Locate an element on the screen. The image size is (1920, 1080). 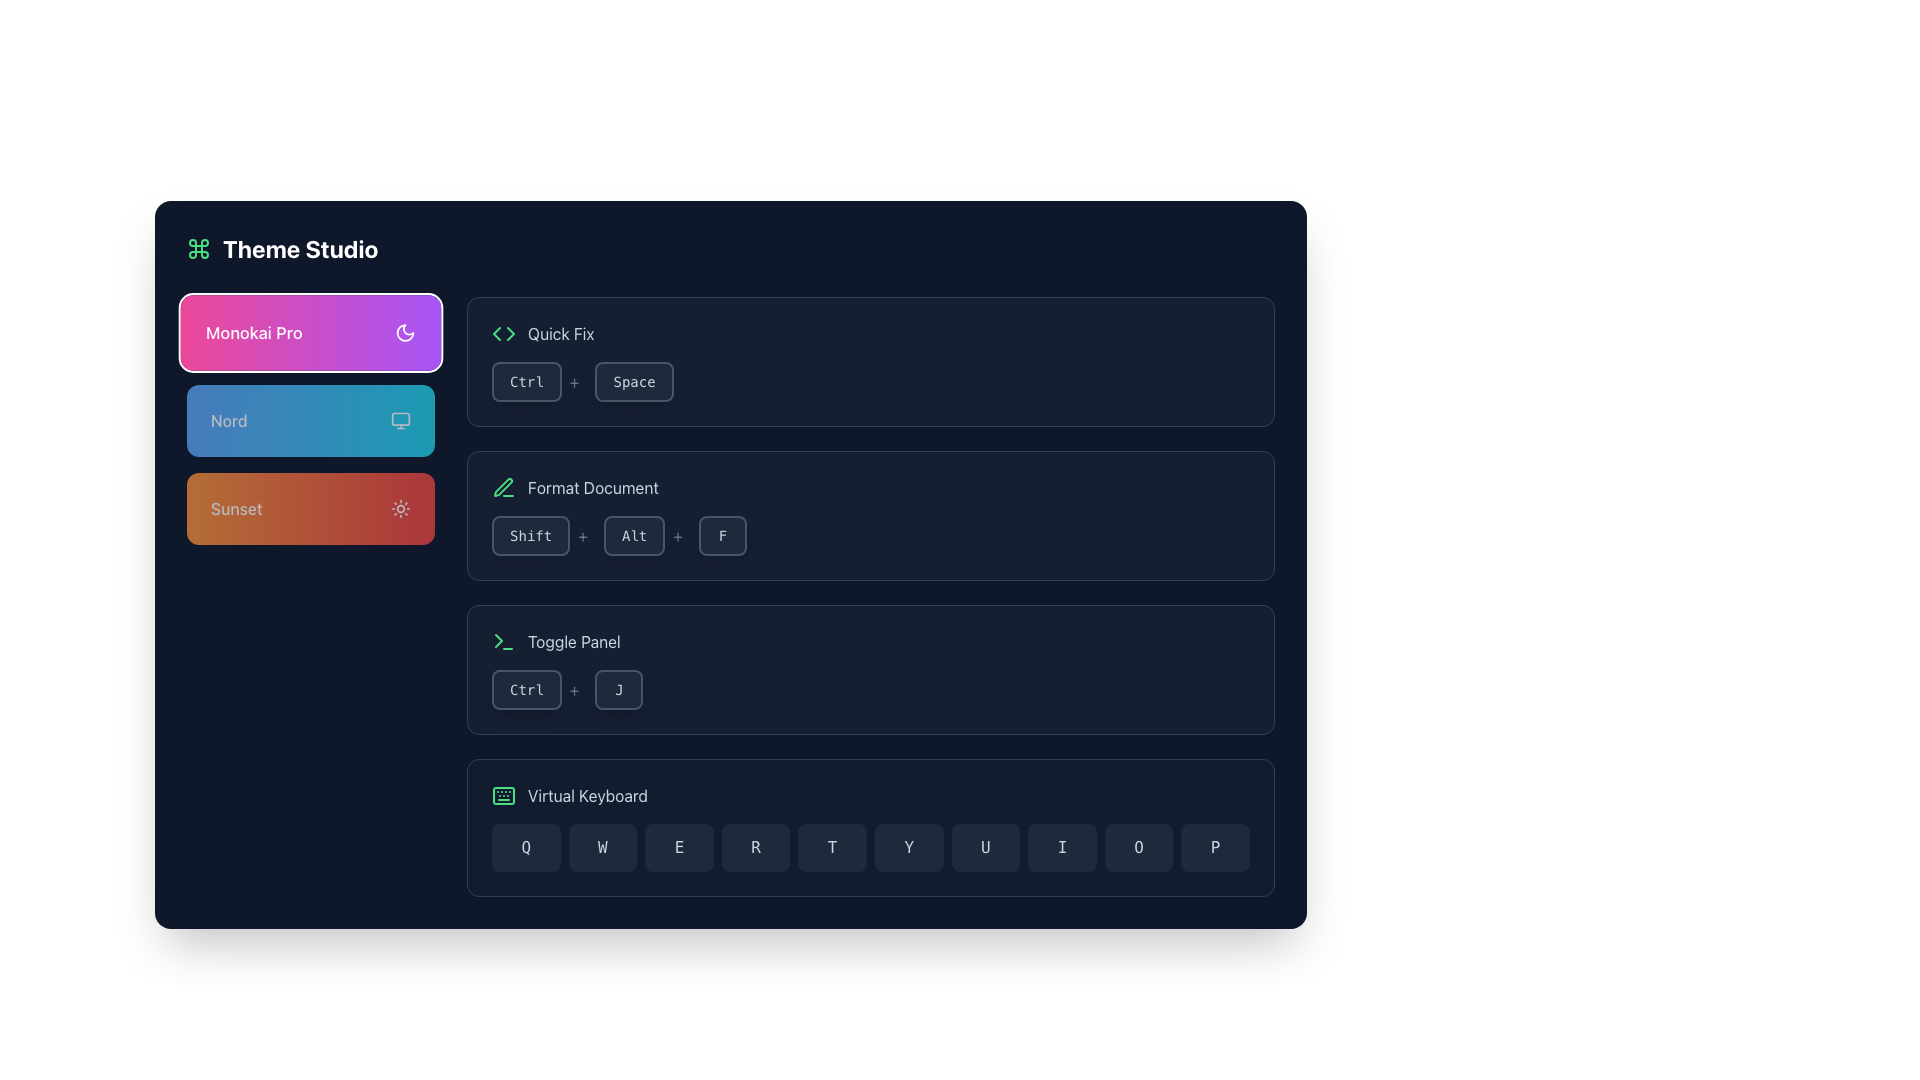
the sun icon located in the 'Sunset' section is located at coordinates (400, 508).